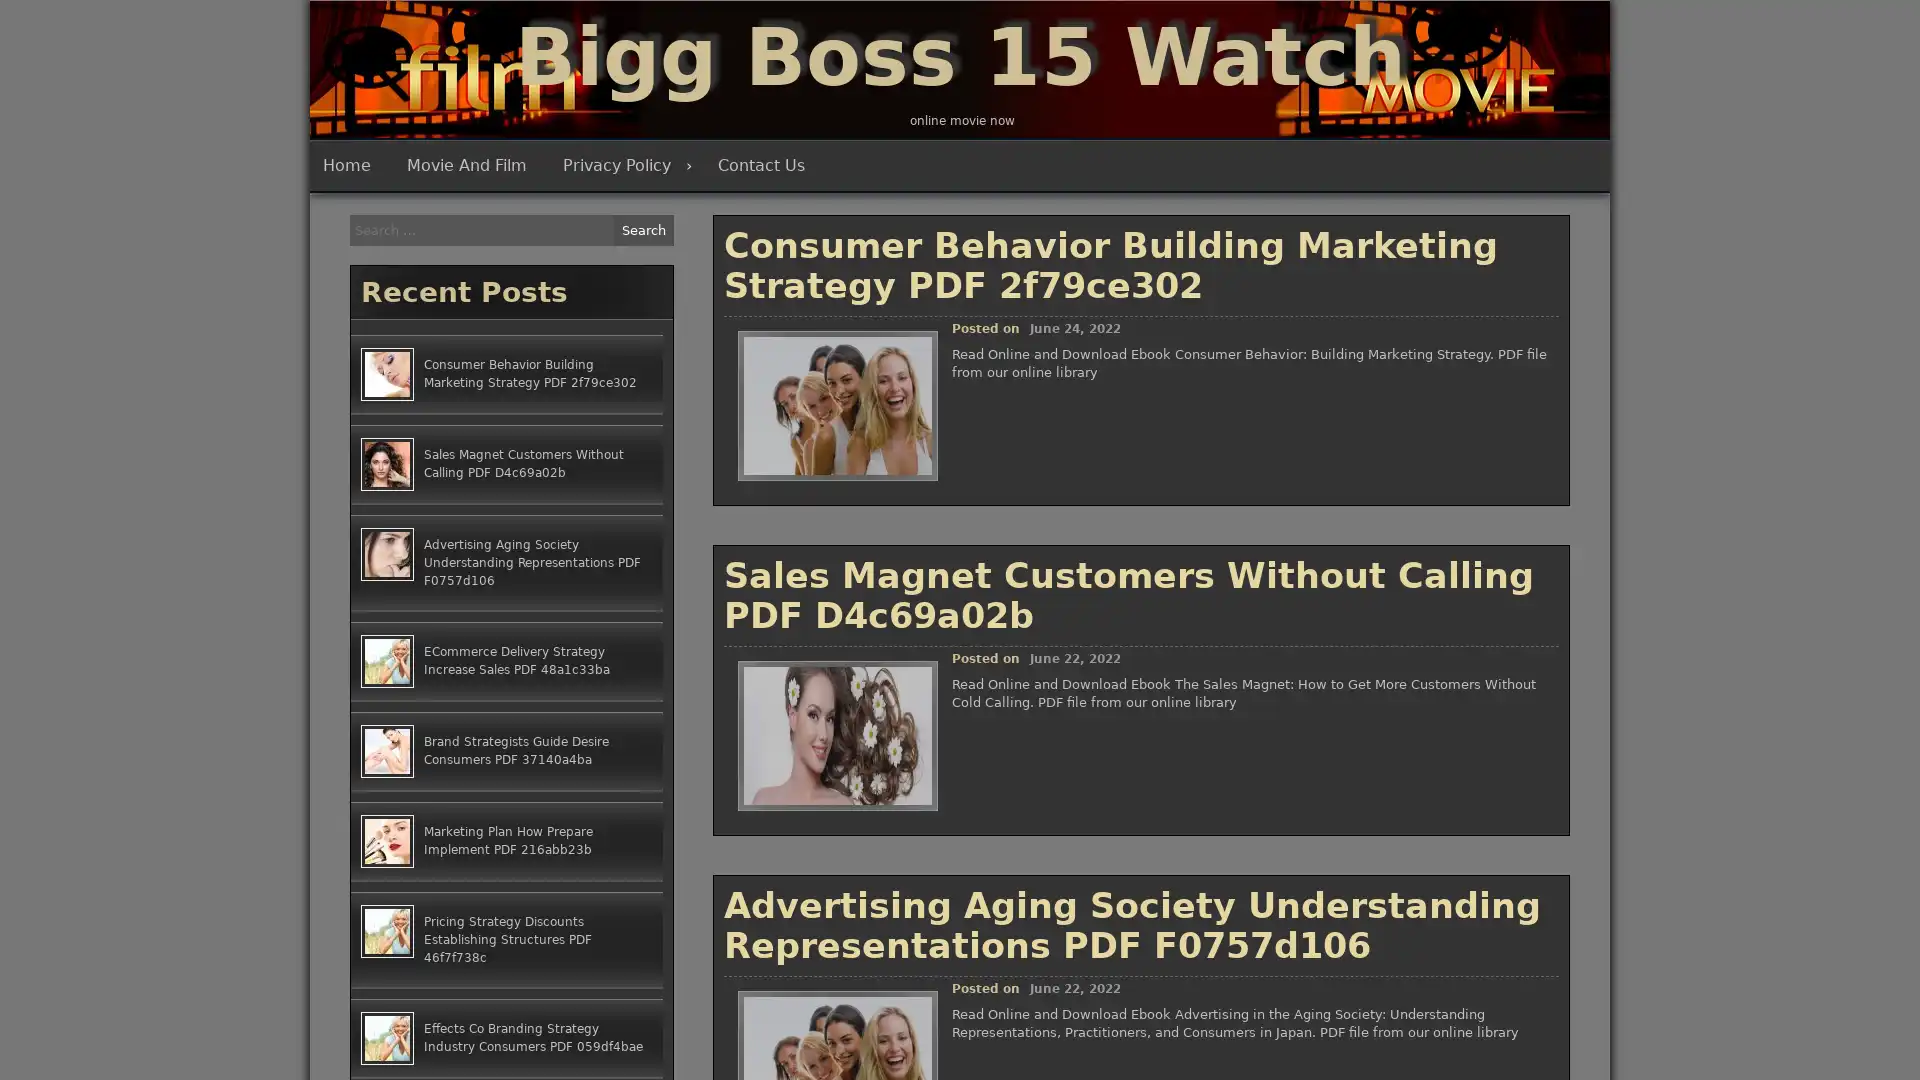  Describe the element at coordinates (643, 229) in the screenshot. I see `Search` at that location.